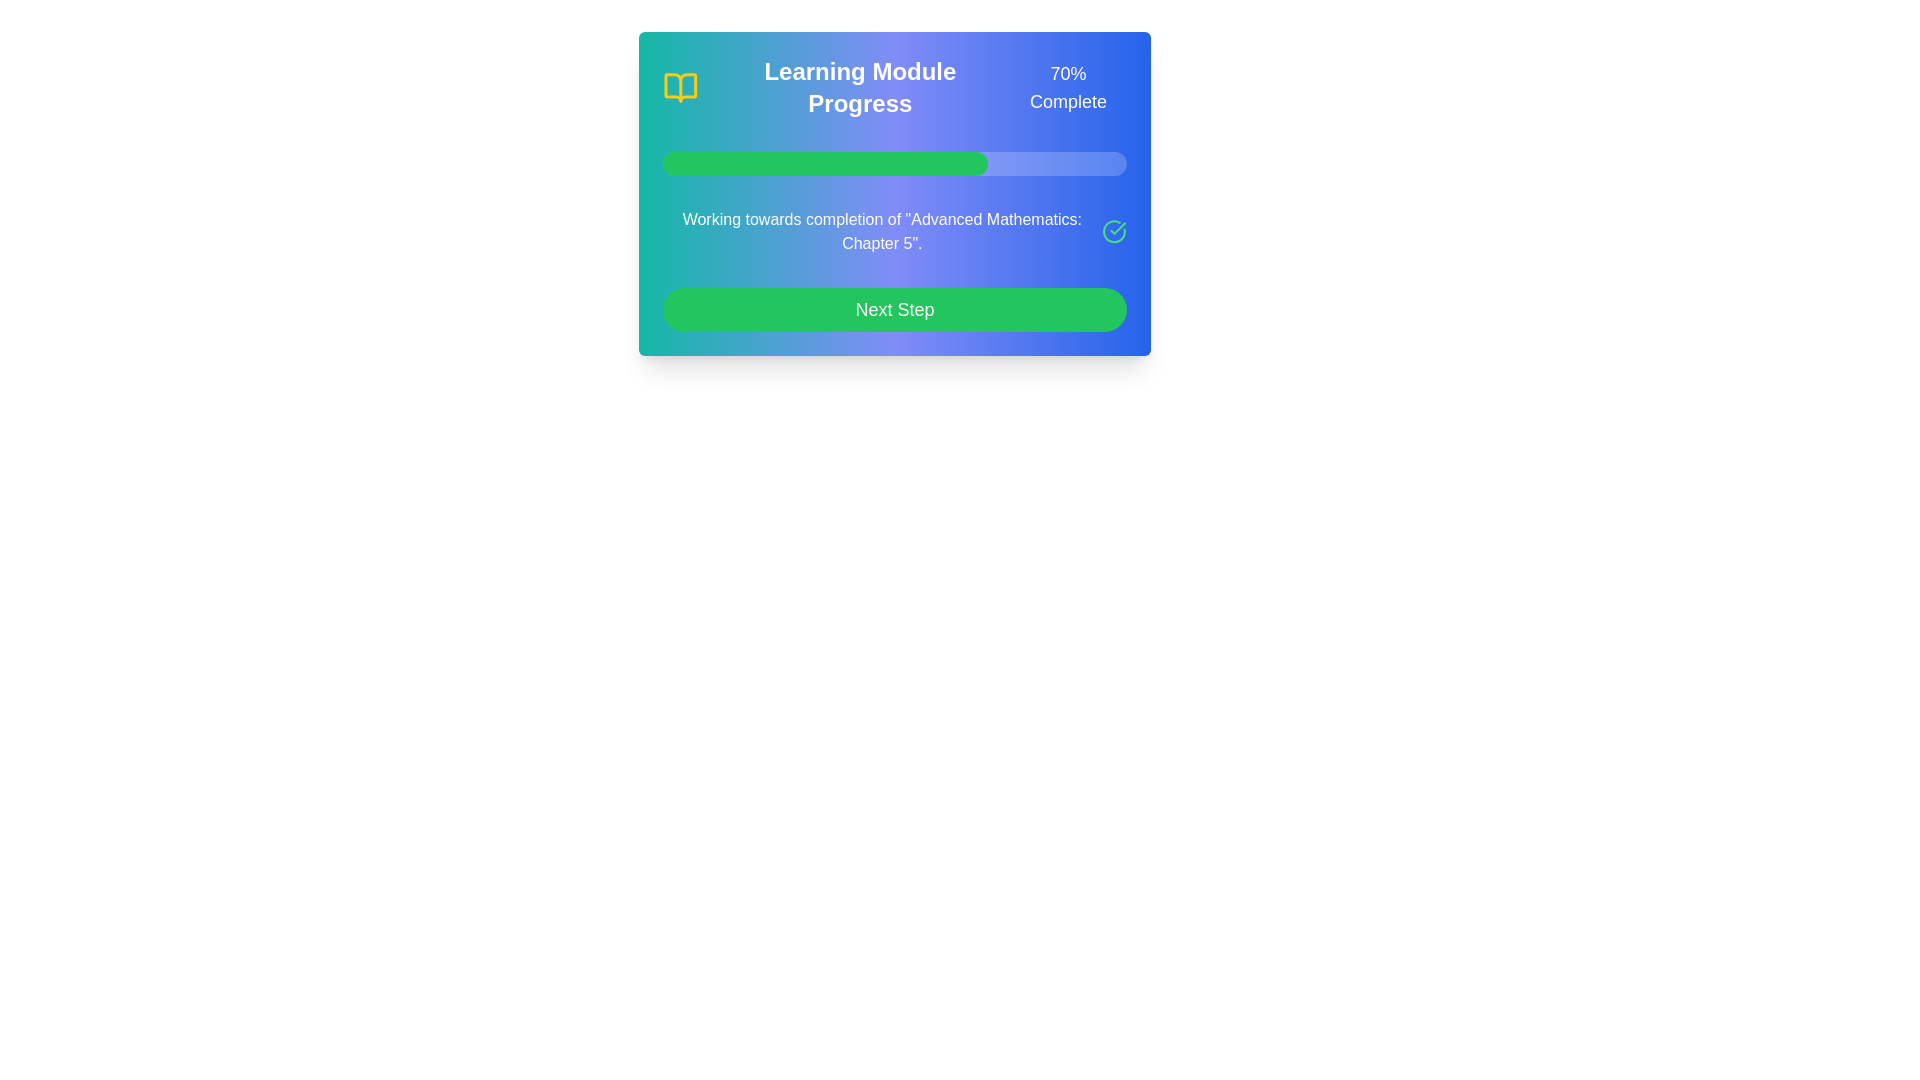 The width and height of the screenshot is (1920, 1080). I want to click on the stylized icon of an open book, which has a yellow outline and aqua blue interior, located in the top-left corner of the 'Learning Module Progress' card, so click(680, 87).